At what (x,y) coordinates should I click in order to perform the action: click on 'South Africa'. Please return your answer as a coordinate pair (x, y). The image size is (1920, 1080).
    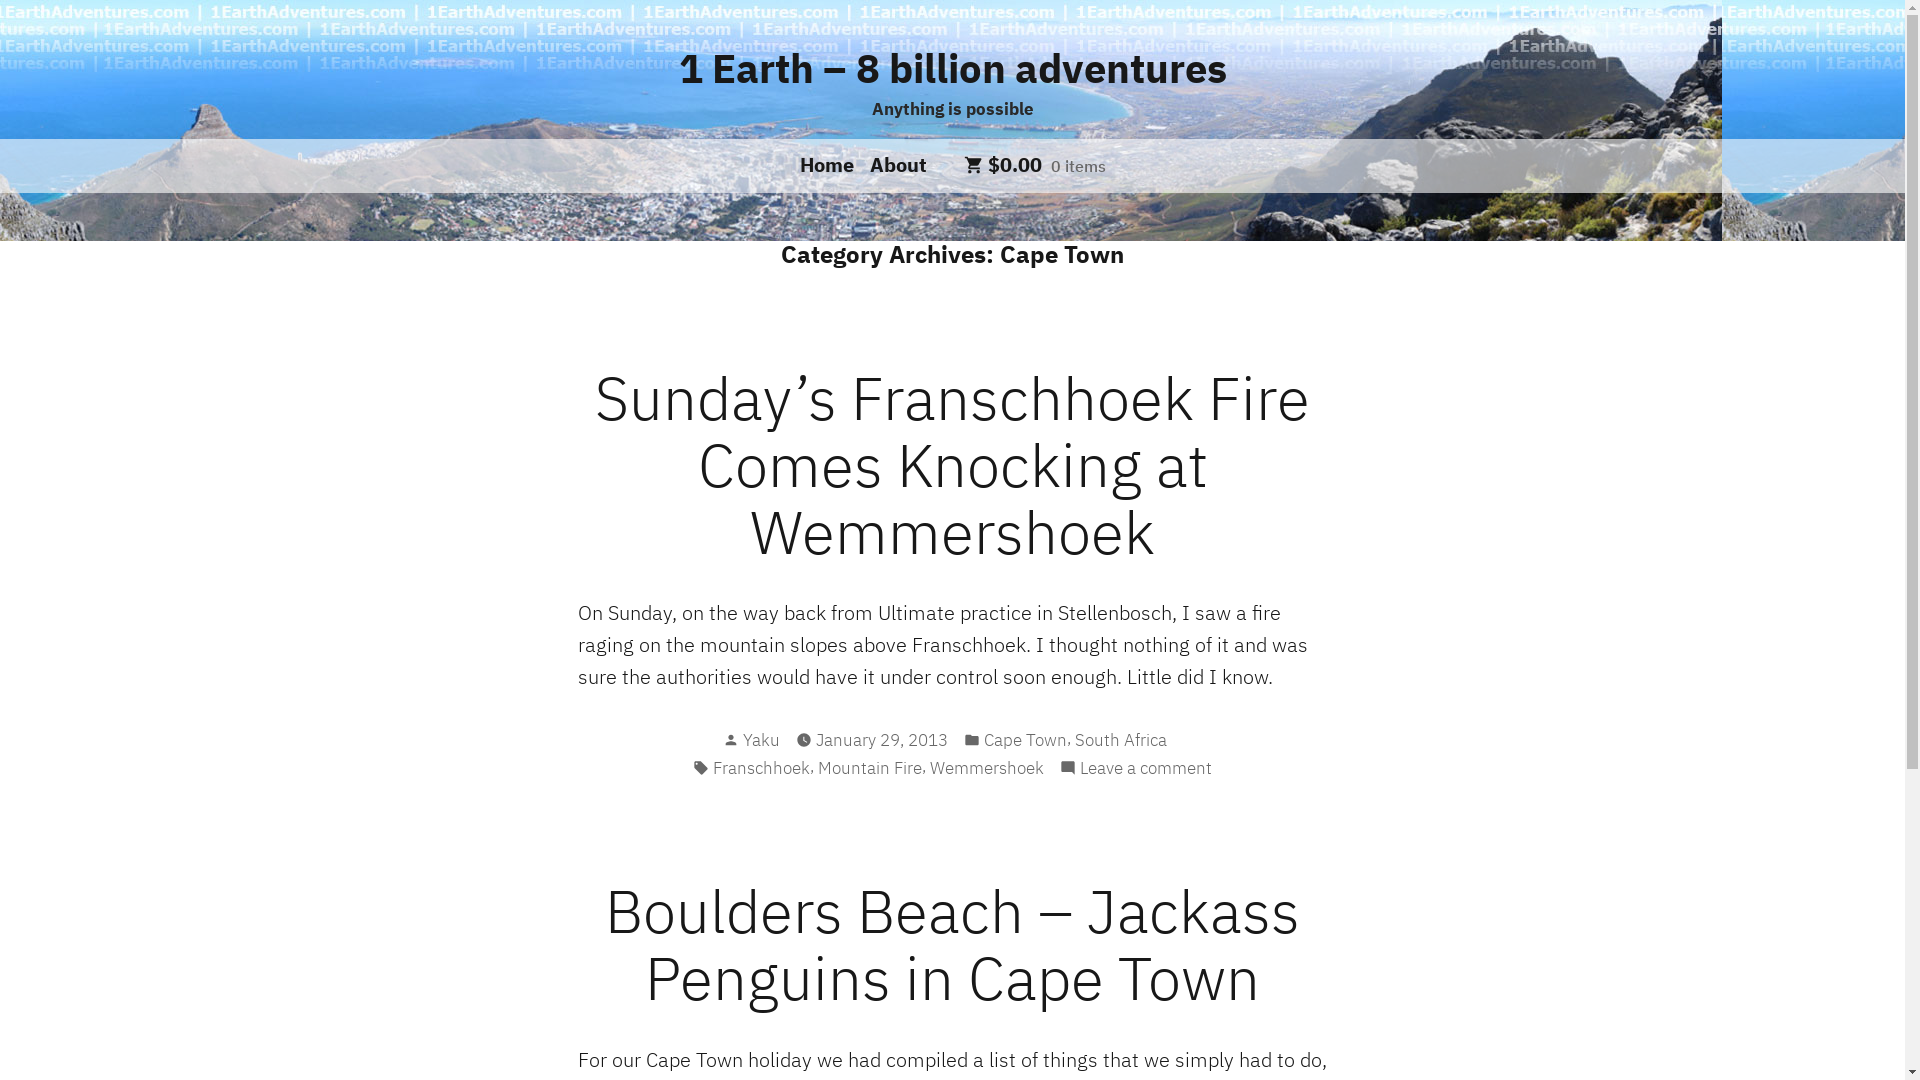
    Looking at the image, I should click on (1118, 740).